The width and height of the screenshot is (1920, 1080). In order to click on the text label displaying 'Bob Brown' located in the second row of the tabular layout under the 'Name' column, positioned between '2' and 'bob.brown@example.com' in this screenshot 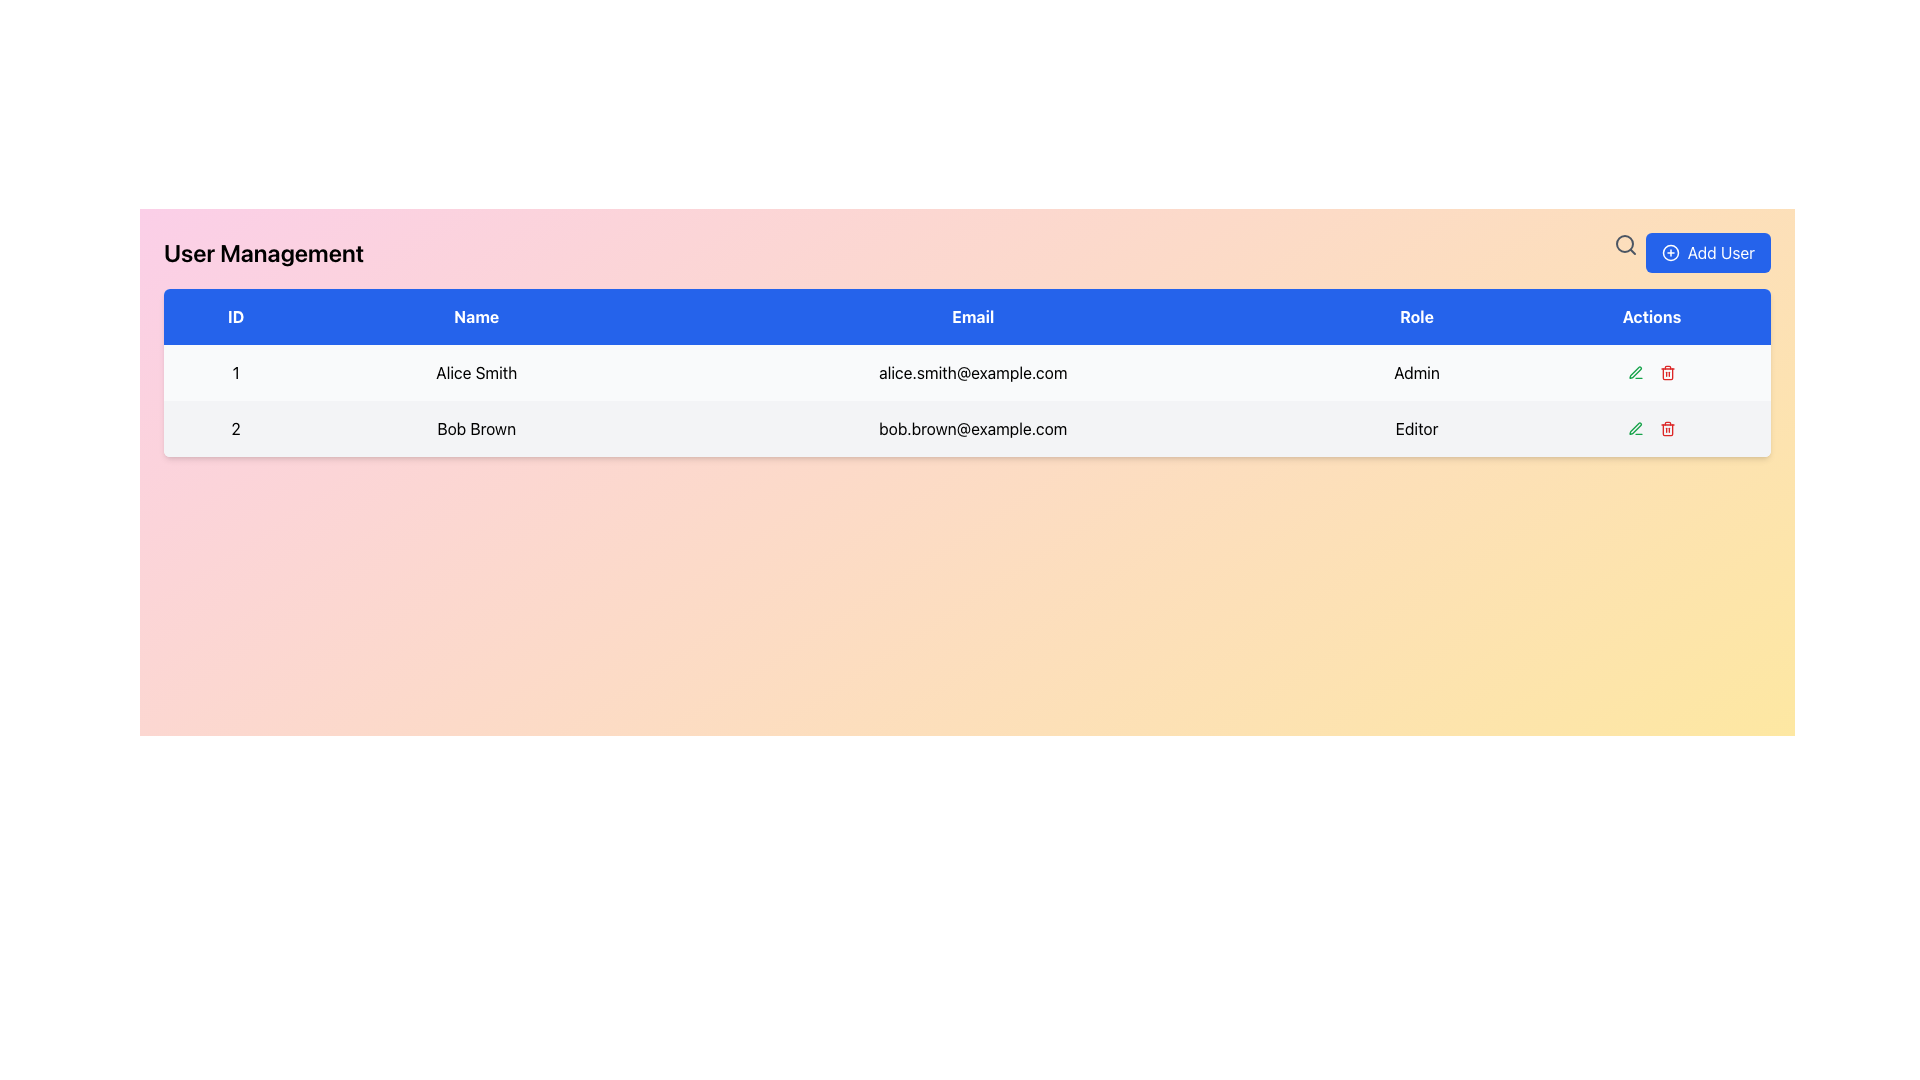, I will do `click(475, 427)`.